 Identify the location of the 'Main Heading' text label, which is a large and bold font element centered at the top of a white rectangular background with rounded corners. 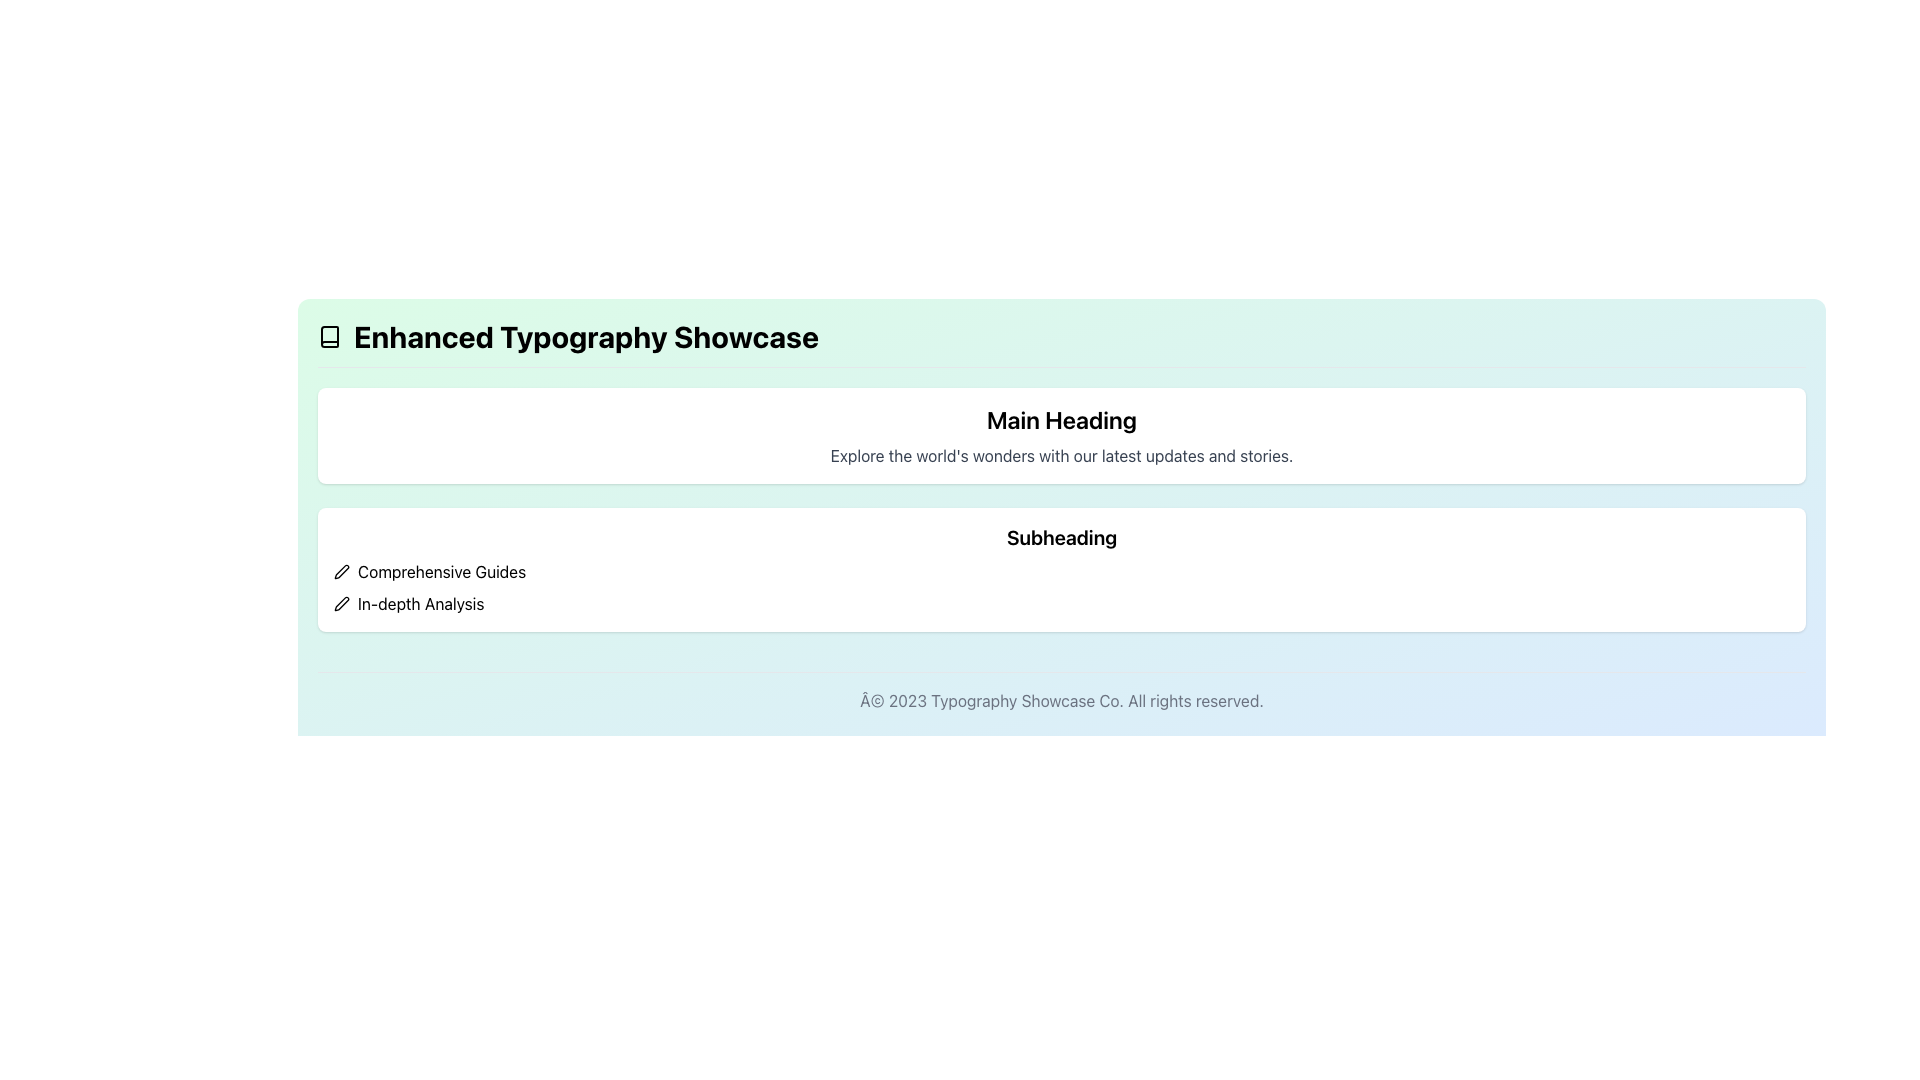
(1060, 419).